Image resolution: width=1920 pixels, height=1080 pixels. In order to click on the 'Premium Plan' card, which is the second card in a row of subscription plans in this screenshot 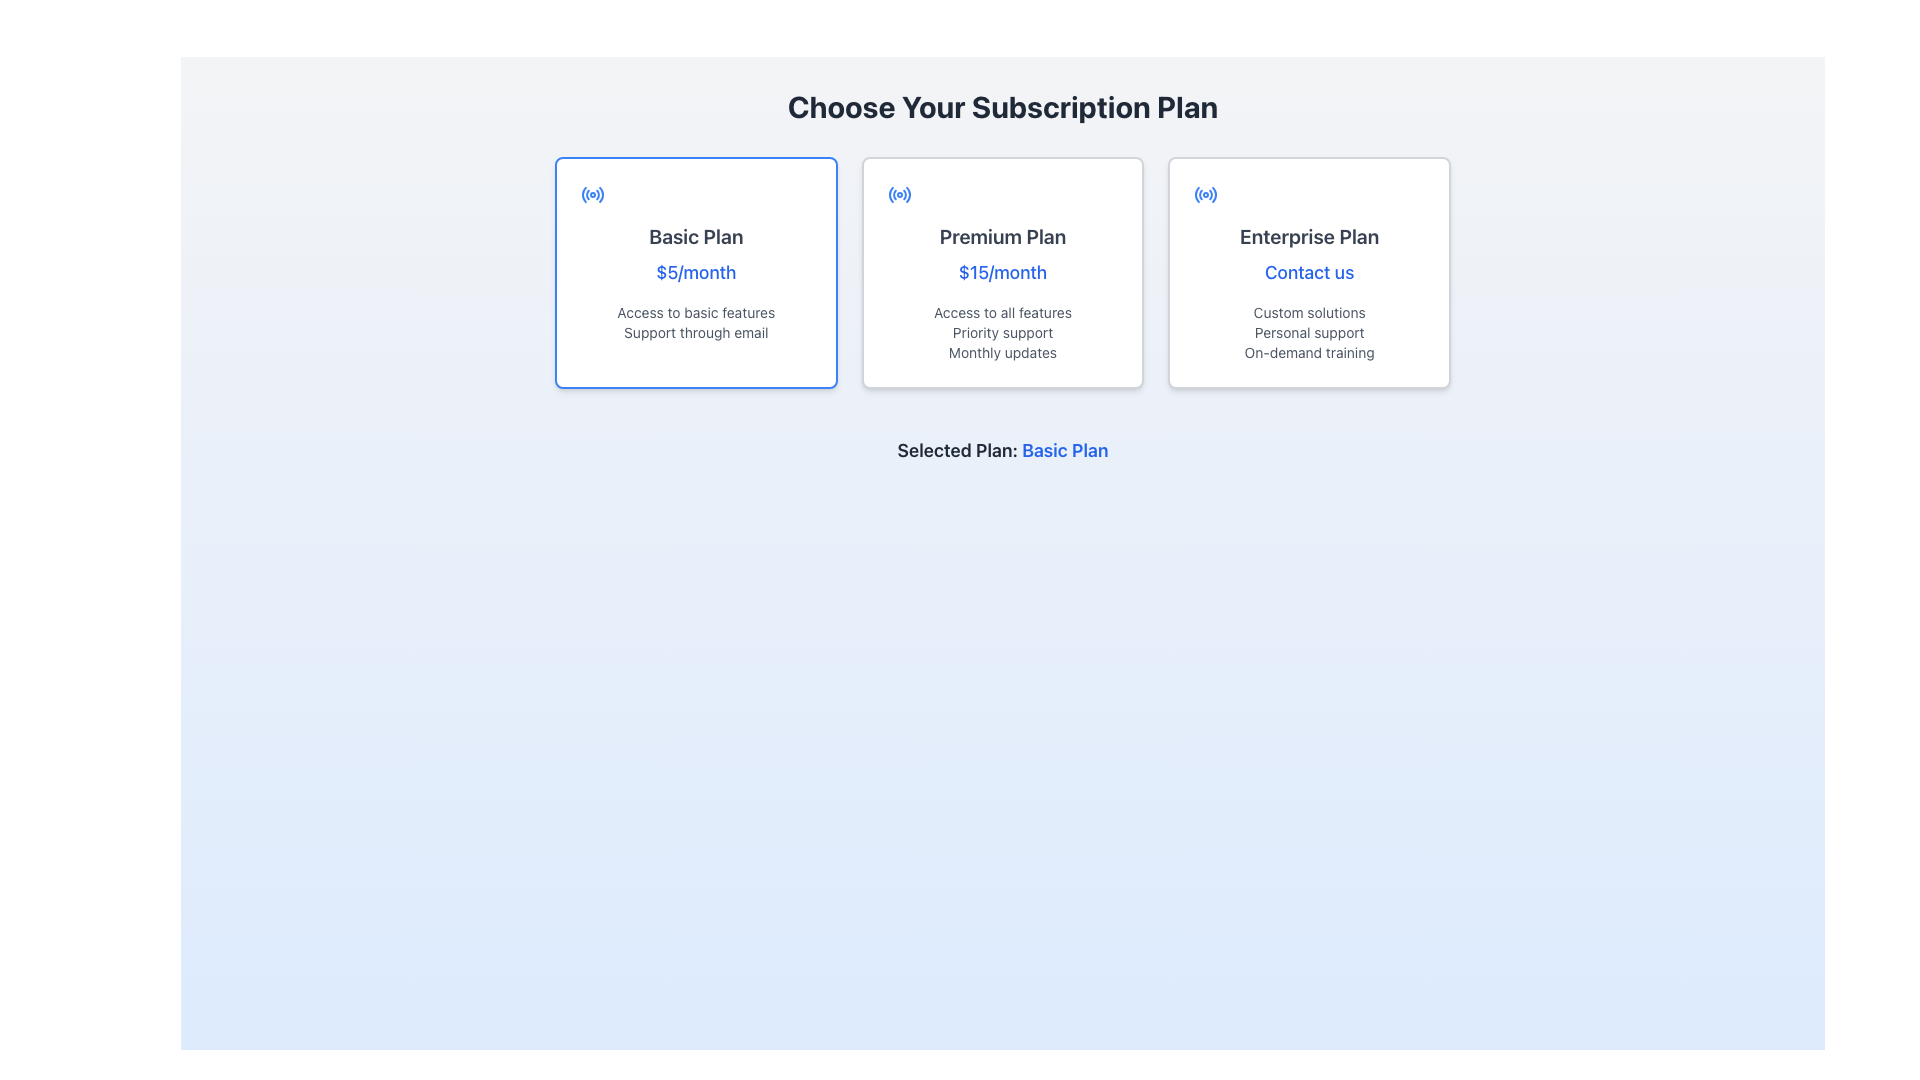, I will do `click(1003, 273)`.